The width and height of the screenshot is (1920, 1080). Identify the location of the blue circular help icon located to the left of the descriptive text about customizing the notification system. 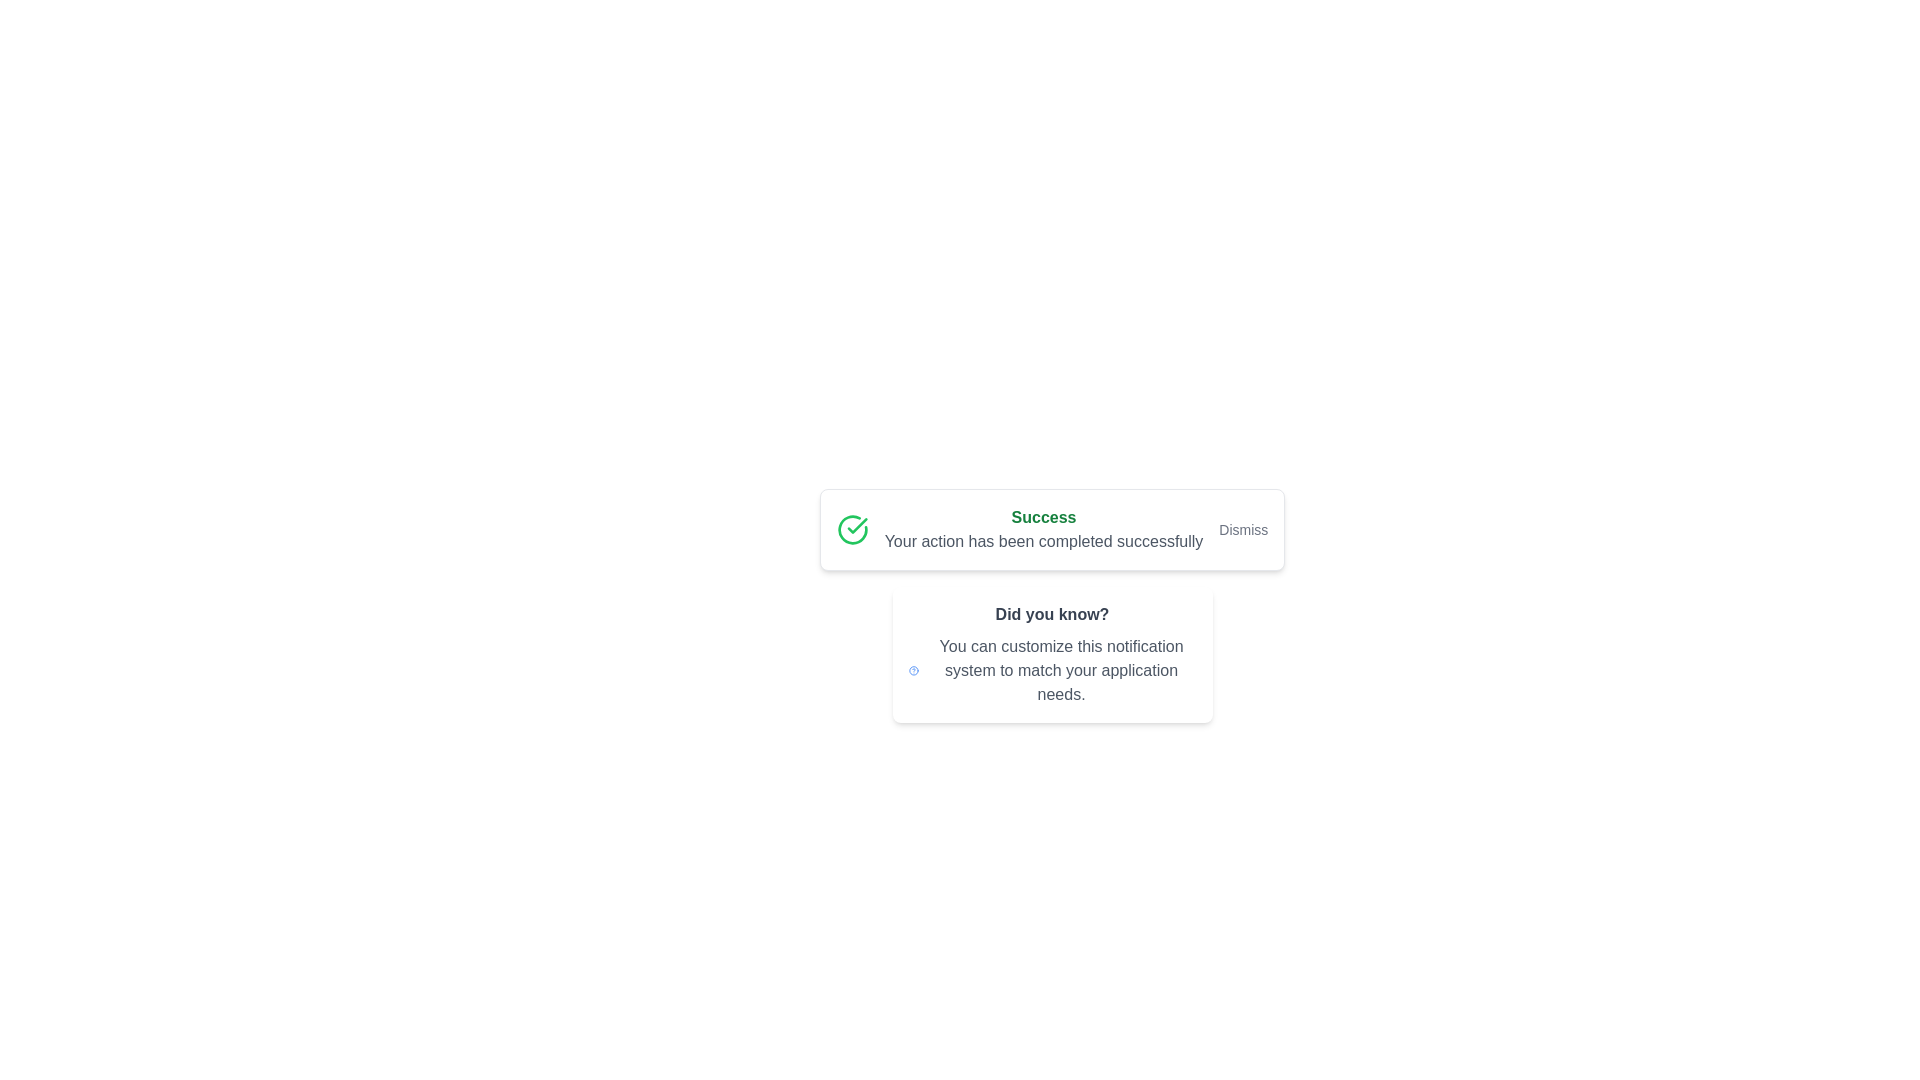
(911, 671).